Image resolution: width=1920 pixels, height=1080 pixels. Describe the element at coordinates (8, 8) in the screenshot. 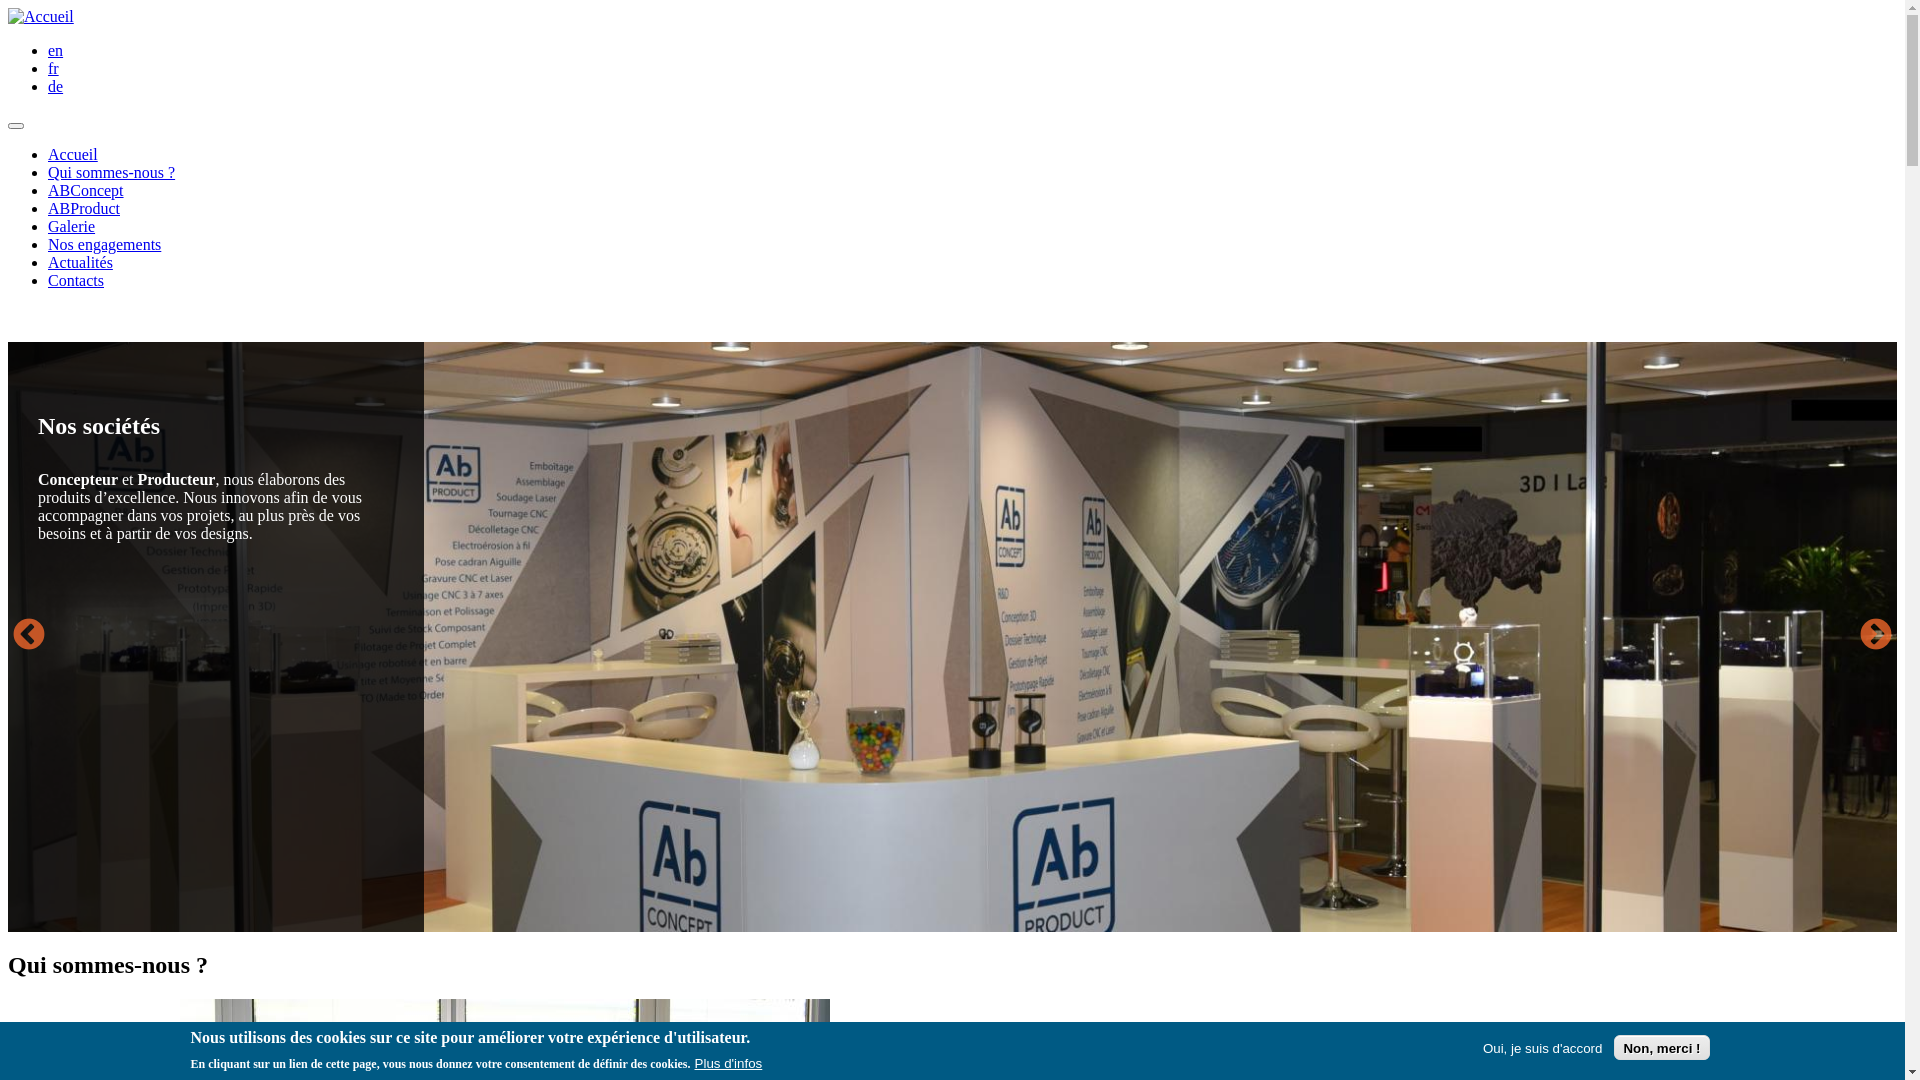

I see `'Aller au contenu principal'` at that location.